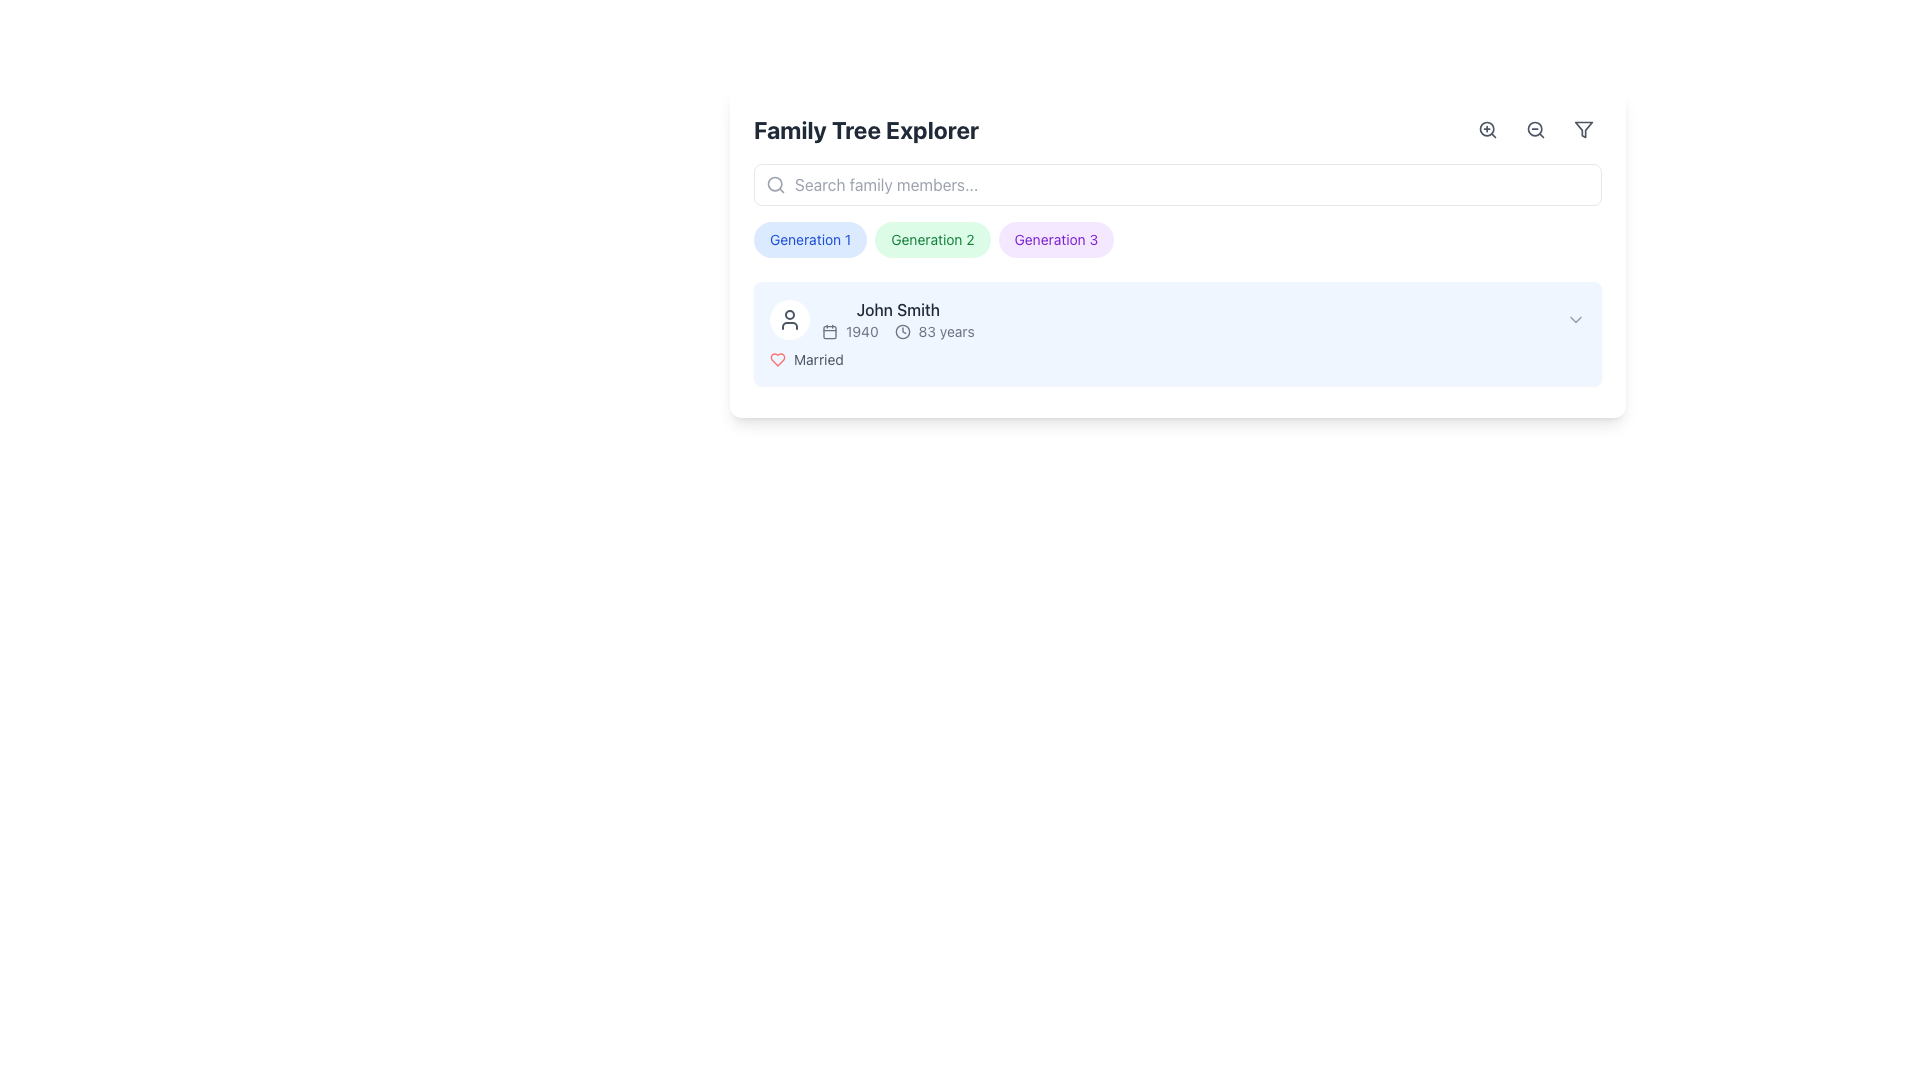  What do you see at coordinates (897, 319) in the screenshot?
I see `displayed informational text about a family tree member located in the Family Tree Explorer interface, centrally positioned within a highlighted card, to the right of the circular profile icon` at bounding box center [897, 319].